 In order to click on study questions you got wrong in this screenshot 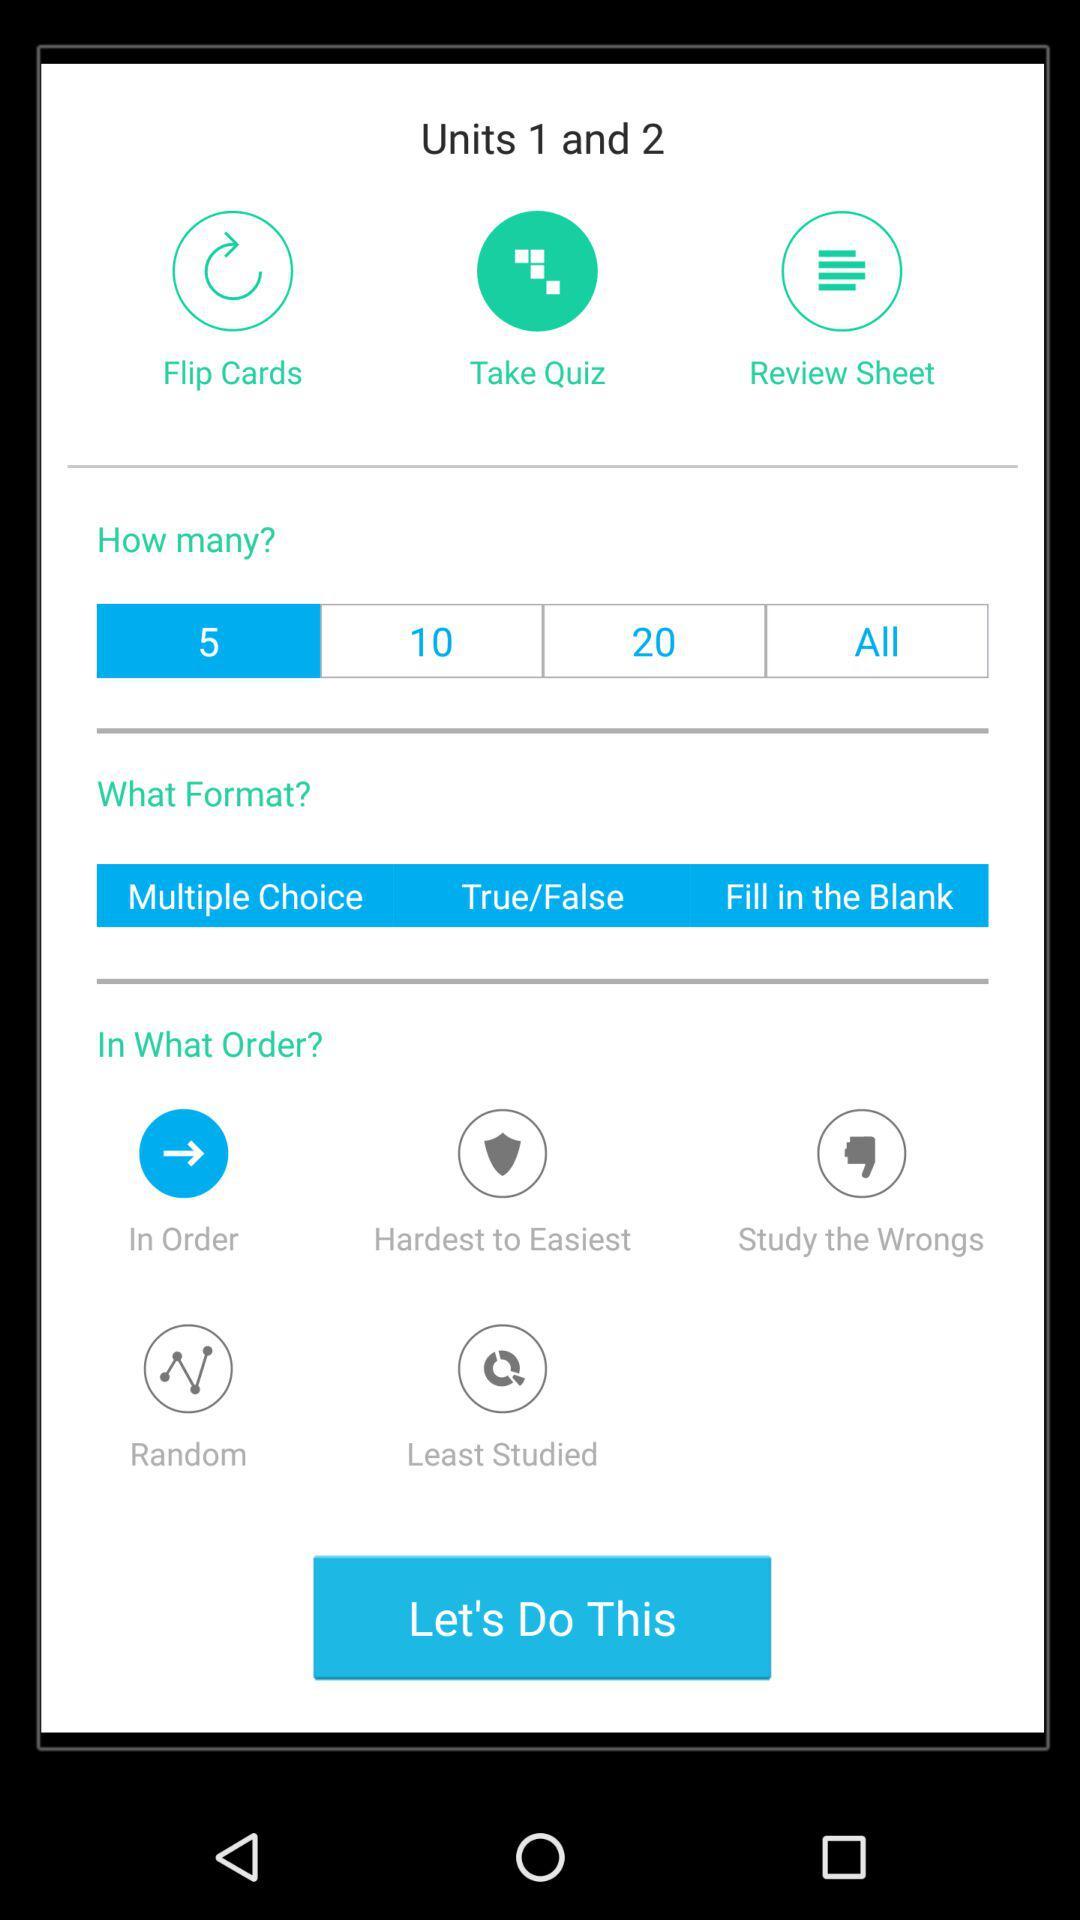, I will do `click(860, 1153)`.